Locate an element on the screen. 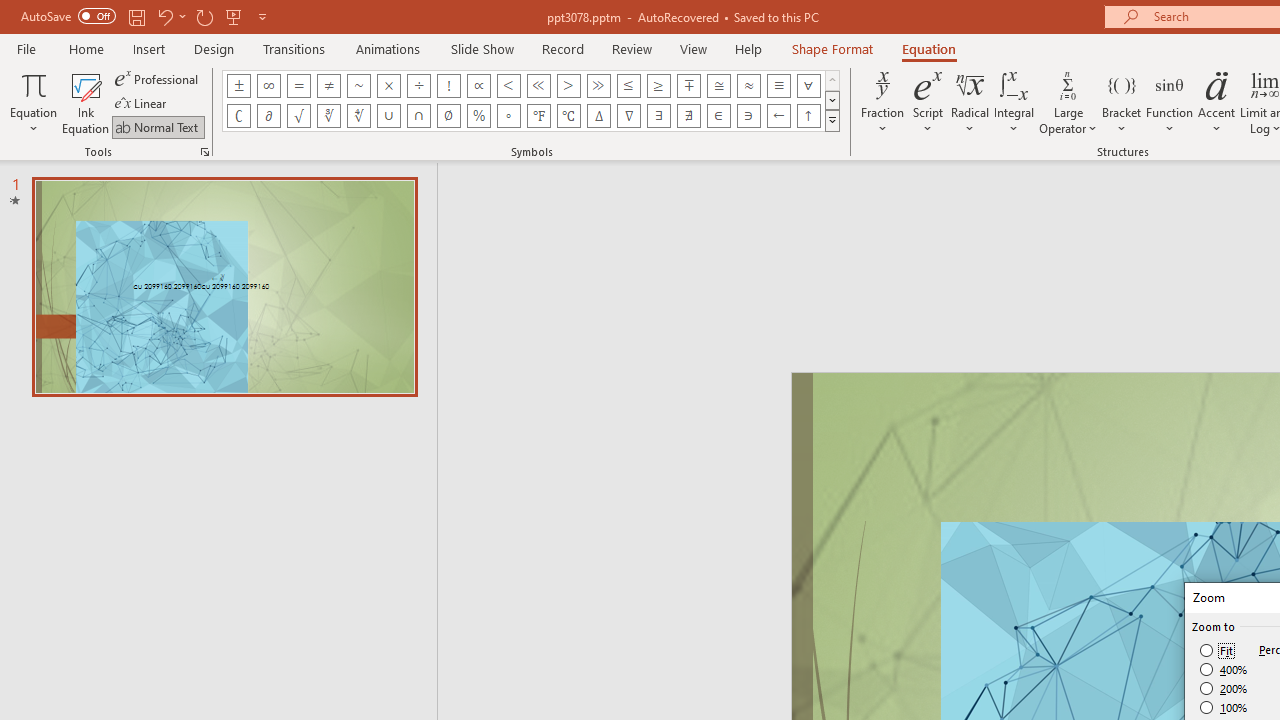  'Equation Symbol Degrees Fahrenheit' is located at coordinates (538, 115).